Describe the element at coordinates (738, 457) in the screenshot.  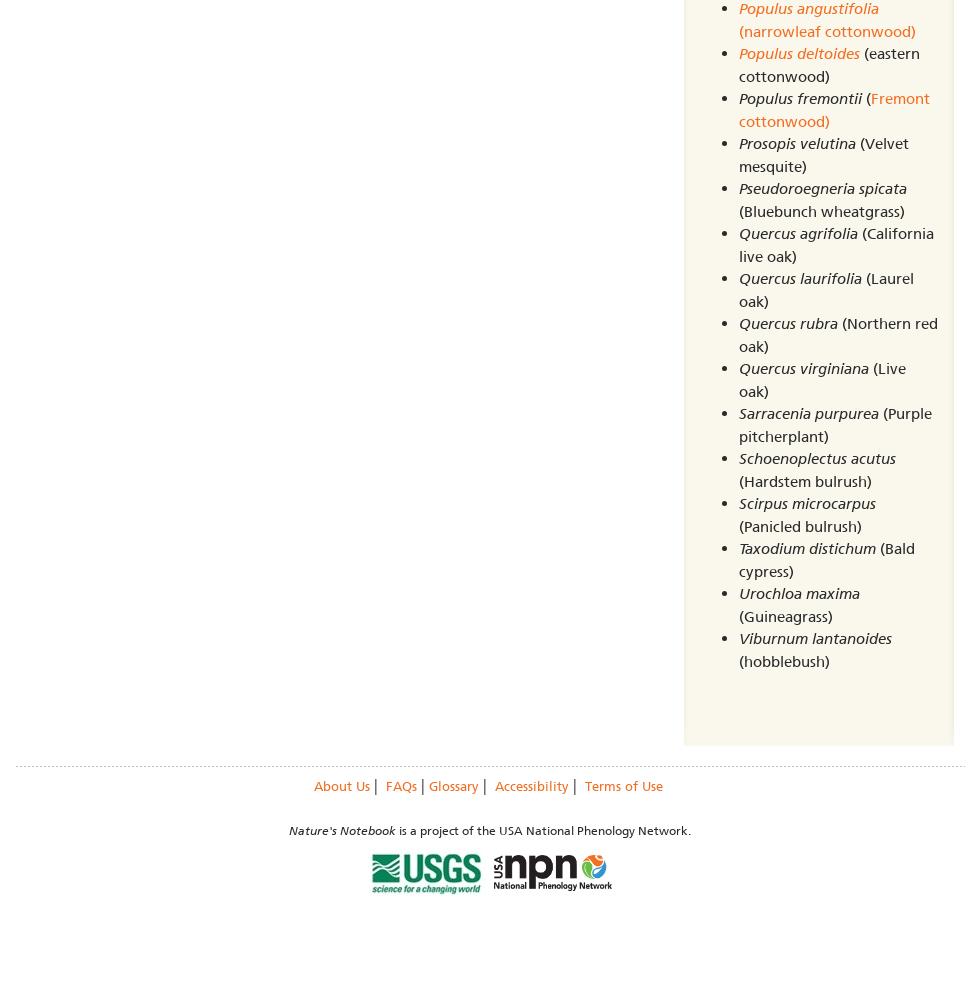
I see `'Schoenoplectus acutus'` at that location.